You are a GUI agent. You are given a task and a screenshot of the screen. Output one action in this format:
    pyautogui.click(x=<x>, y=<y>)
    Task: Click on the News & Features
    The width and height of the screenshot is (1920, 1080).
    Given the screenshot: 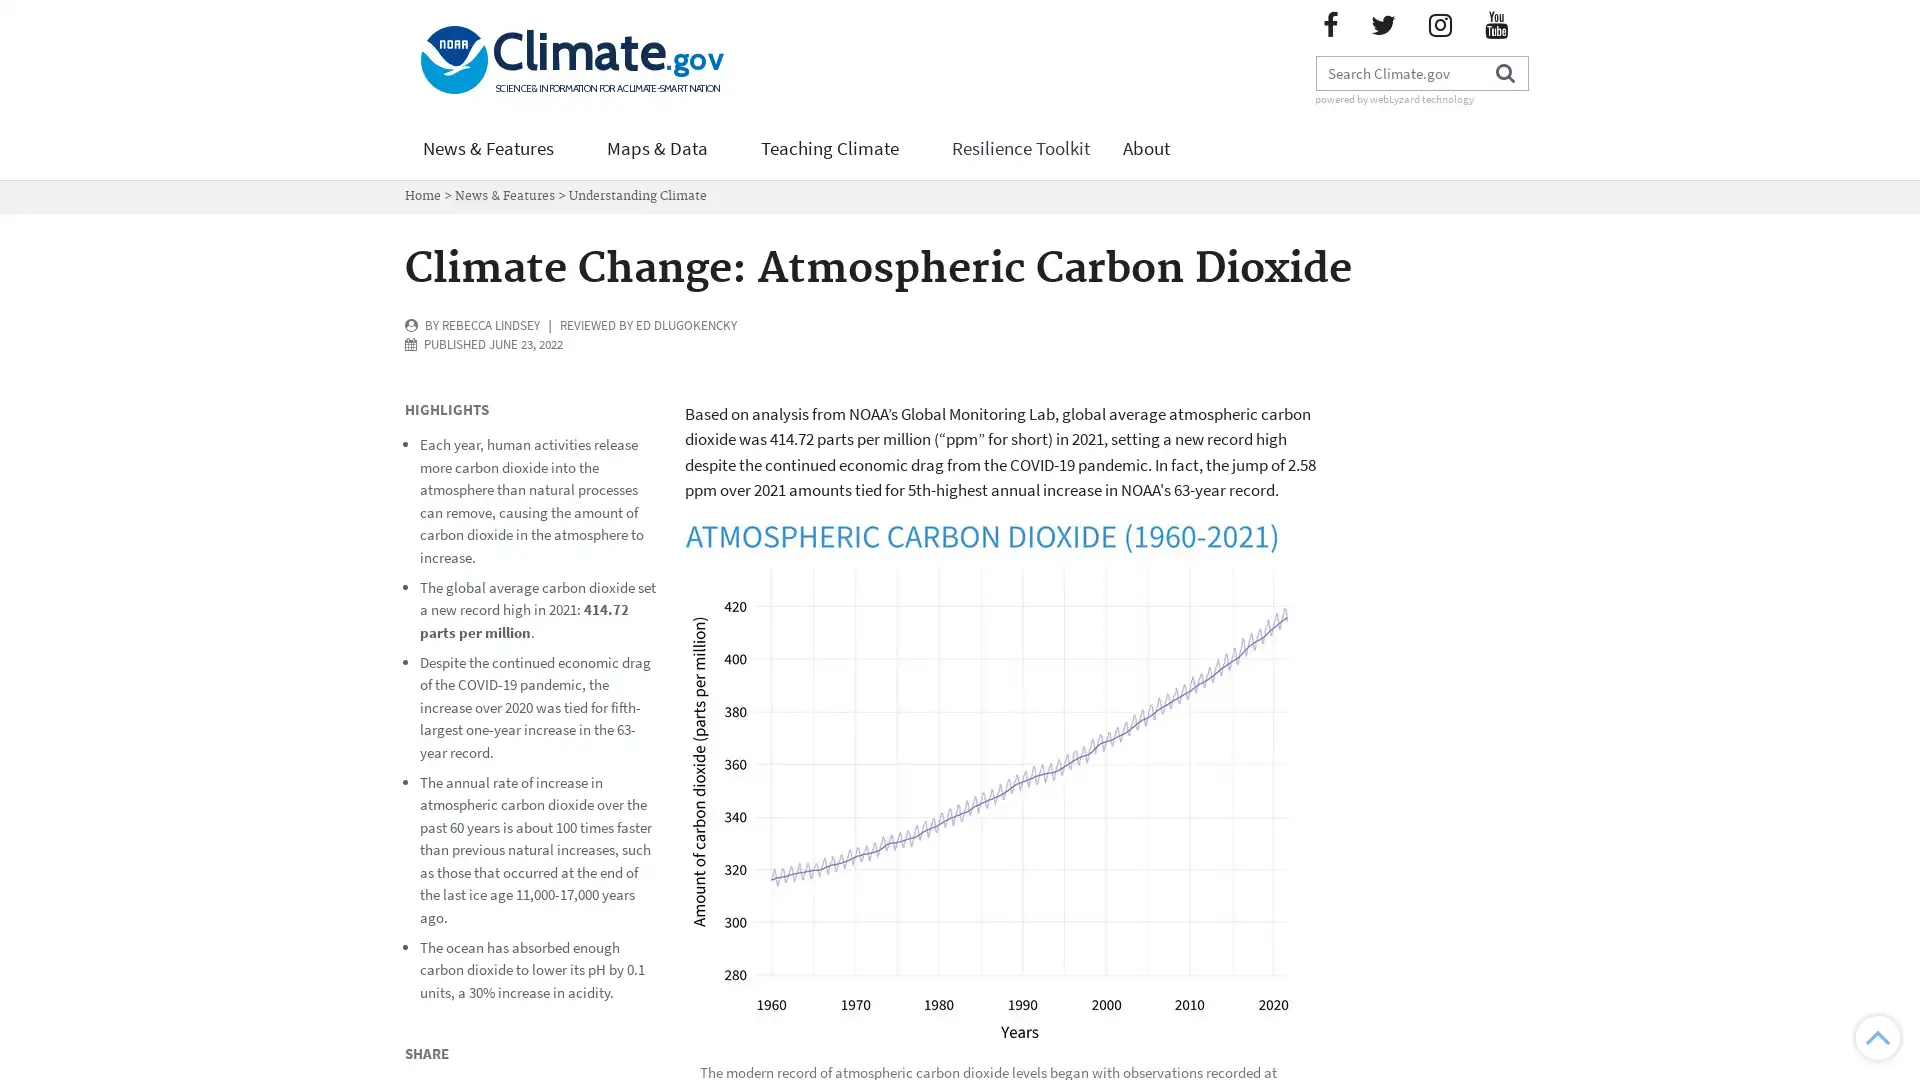 What is the action you would take?
    pyautogui.click(x=498, y=146)
    